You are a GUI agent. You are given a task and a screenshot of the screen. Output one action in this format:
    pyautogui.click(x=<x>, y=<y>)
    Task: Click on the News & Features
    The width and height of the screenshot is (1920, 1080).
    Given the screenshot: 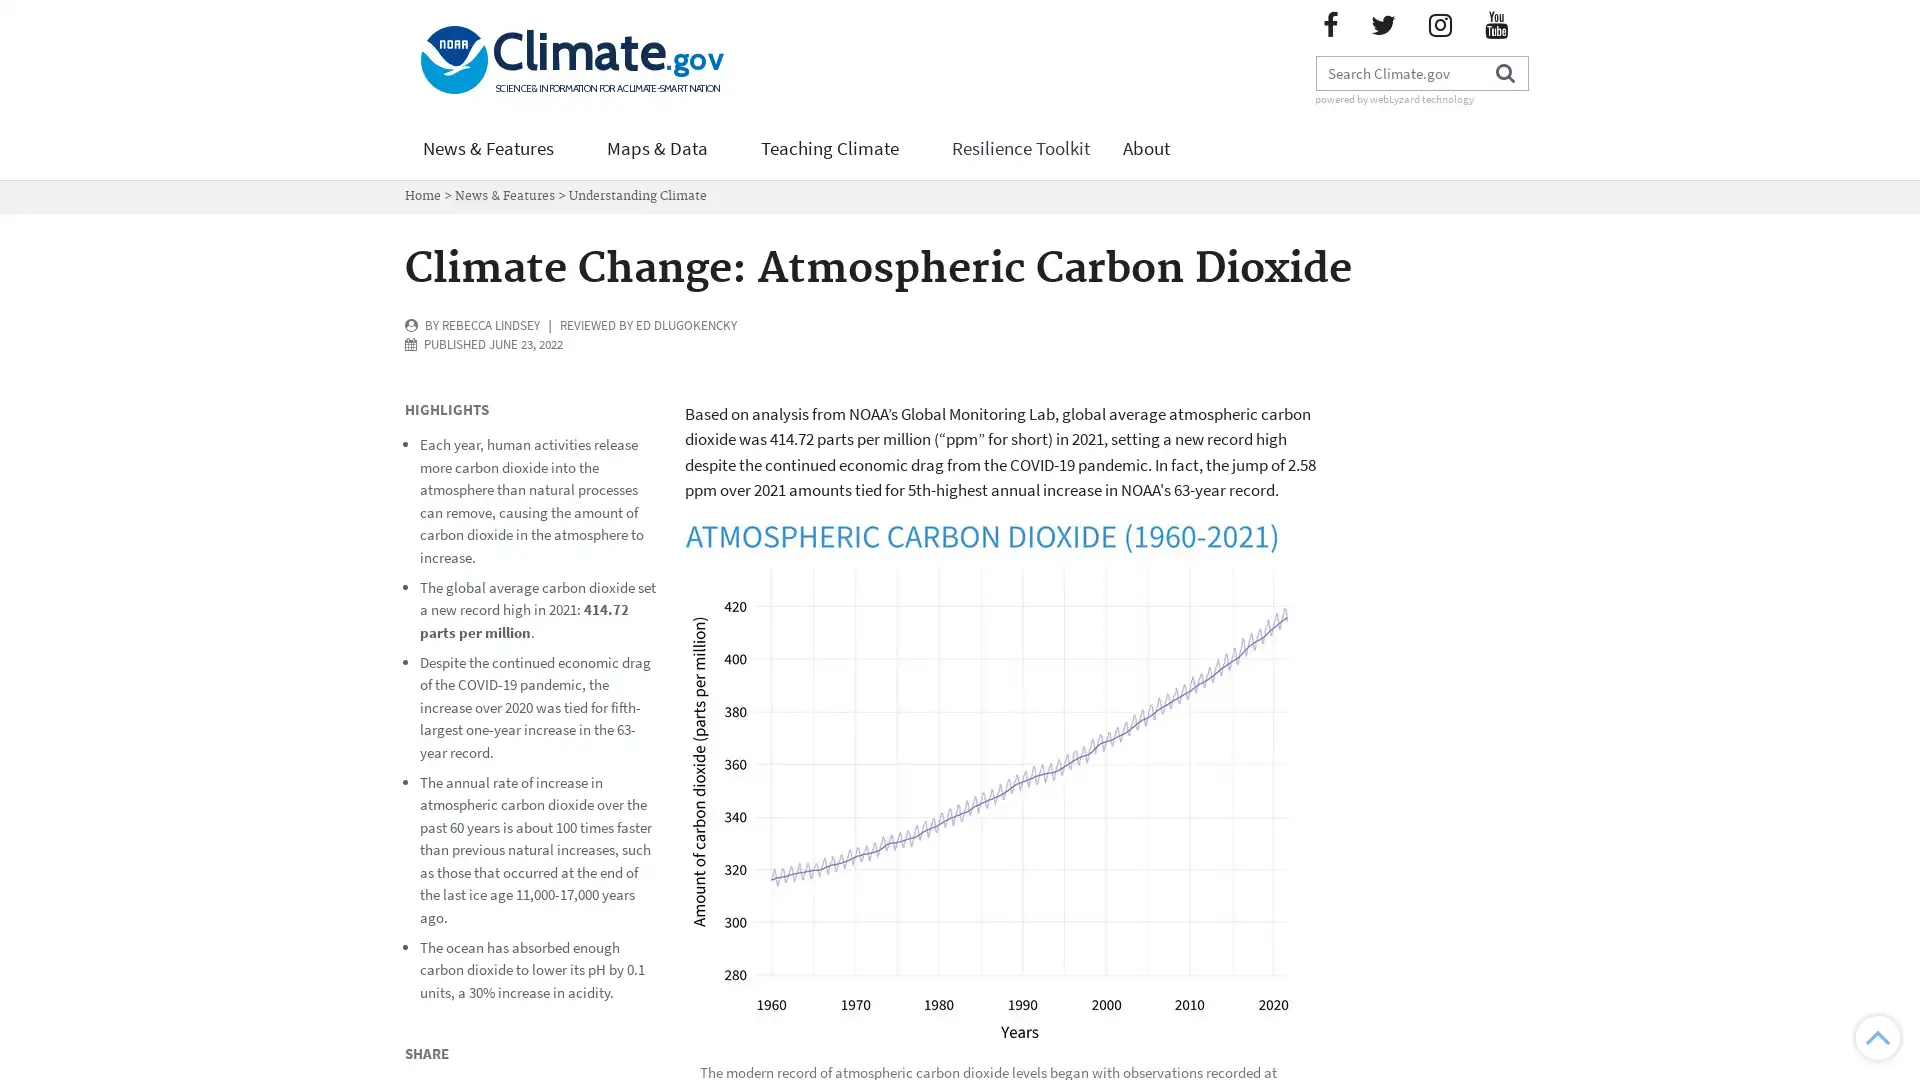 What is the action you would take?
    pyautogui.click(x=498, y=146)
    